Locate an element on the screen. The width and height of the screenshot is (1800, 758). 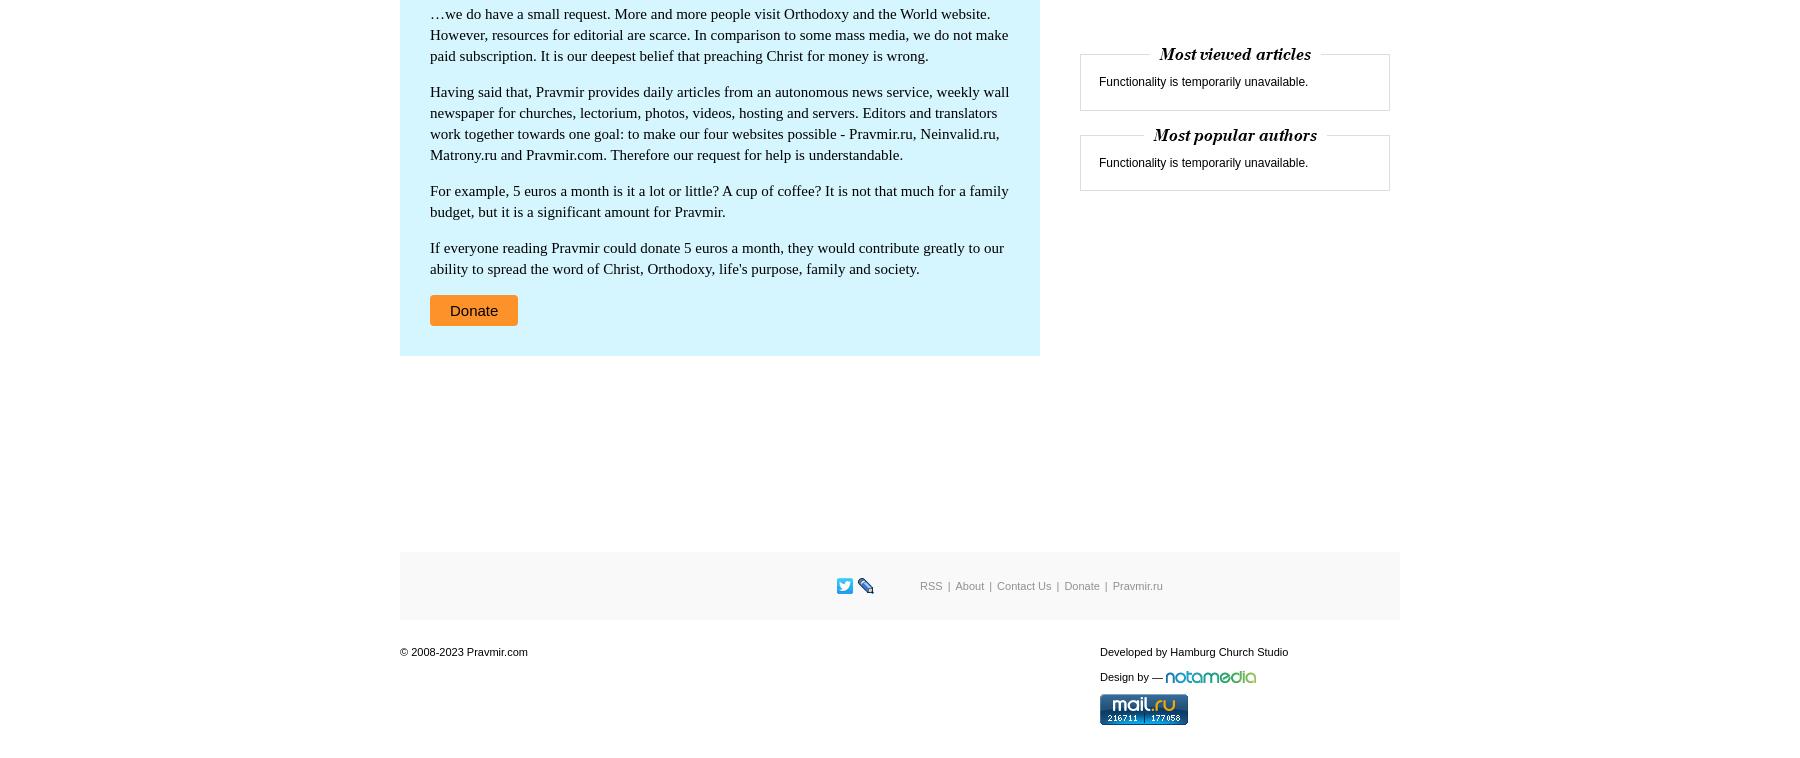
'Most viewed articles' is located at coordinates (1233, 54).